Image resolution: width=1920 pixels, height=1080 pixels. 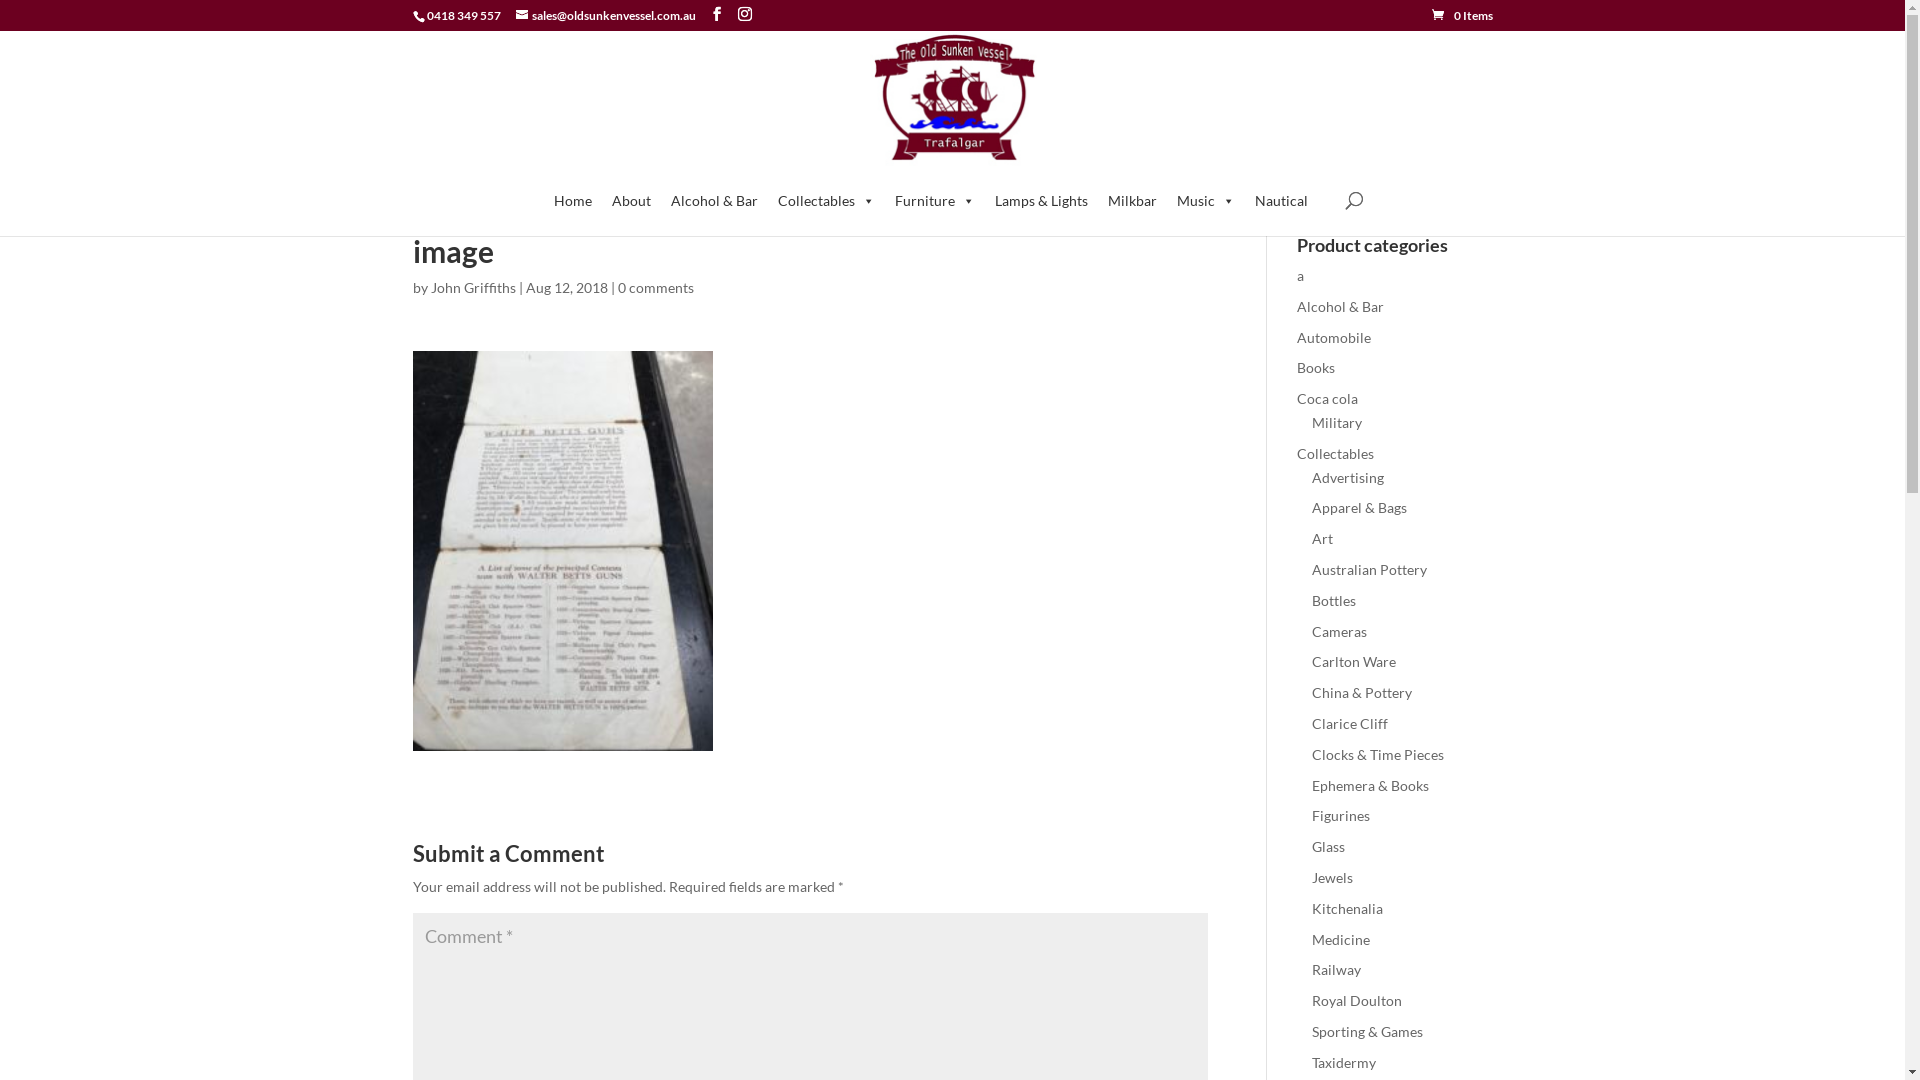 What do you see at coordinates (429, 287) in the screenshot?
I see `'John Griffiths'` at bounding box center [429, 287].